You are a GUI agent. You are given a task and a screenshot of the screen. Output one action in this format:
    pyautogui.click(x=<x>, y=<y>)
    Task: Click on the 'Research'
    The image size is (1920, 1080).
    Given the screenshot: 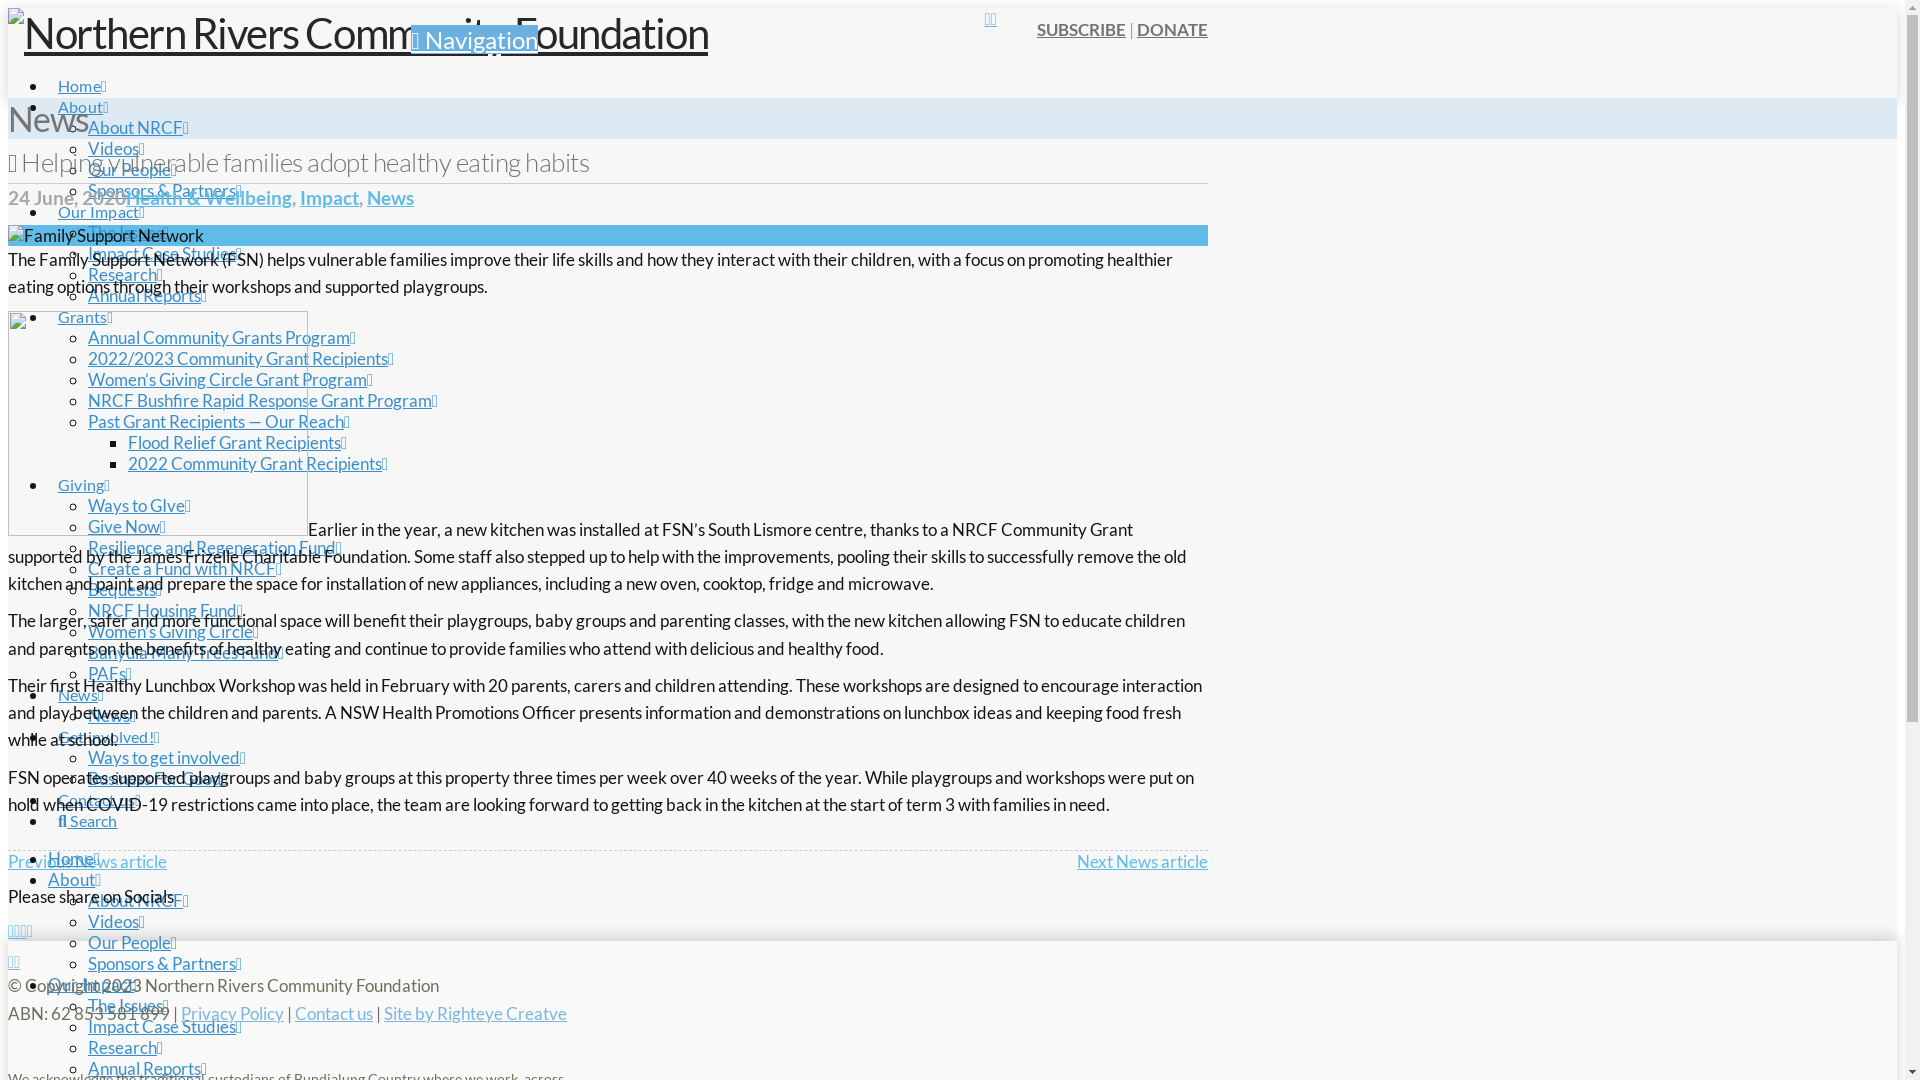 What is the action you would take?
    pyautogui.click(x=124, y=1046)
    